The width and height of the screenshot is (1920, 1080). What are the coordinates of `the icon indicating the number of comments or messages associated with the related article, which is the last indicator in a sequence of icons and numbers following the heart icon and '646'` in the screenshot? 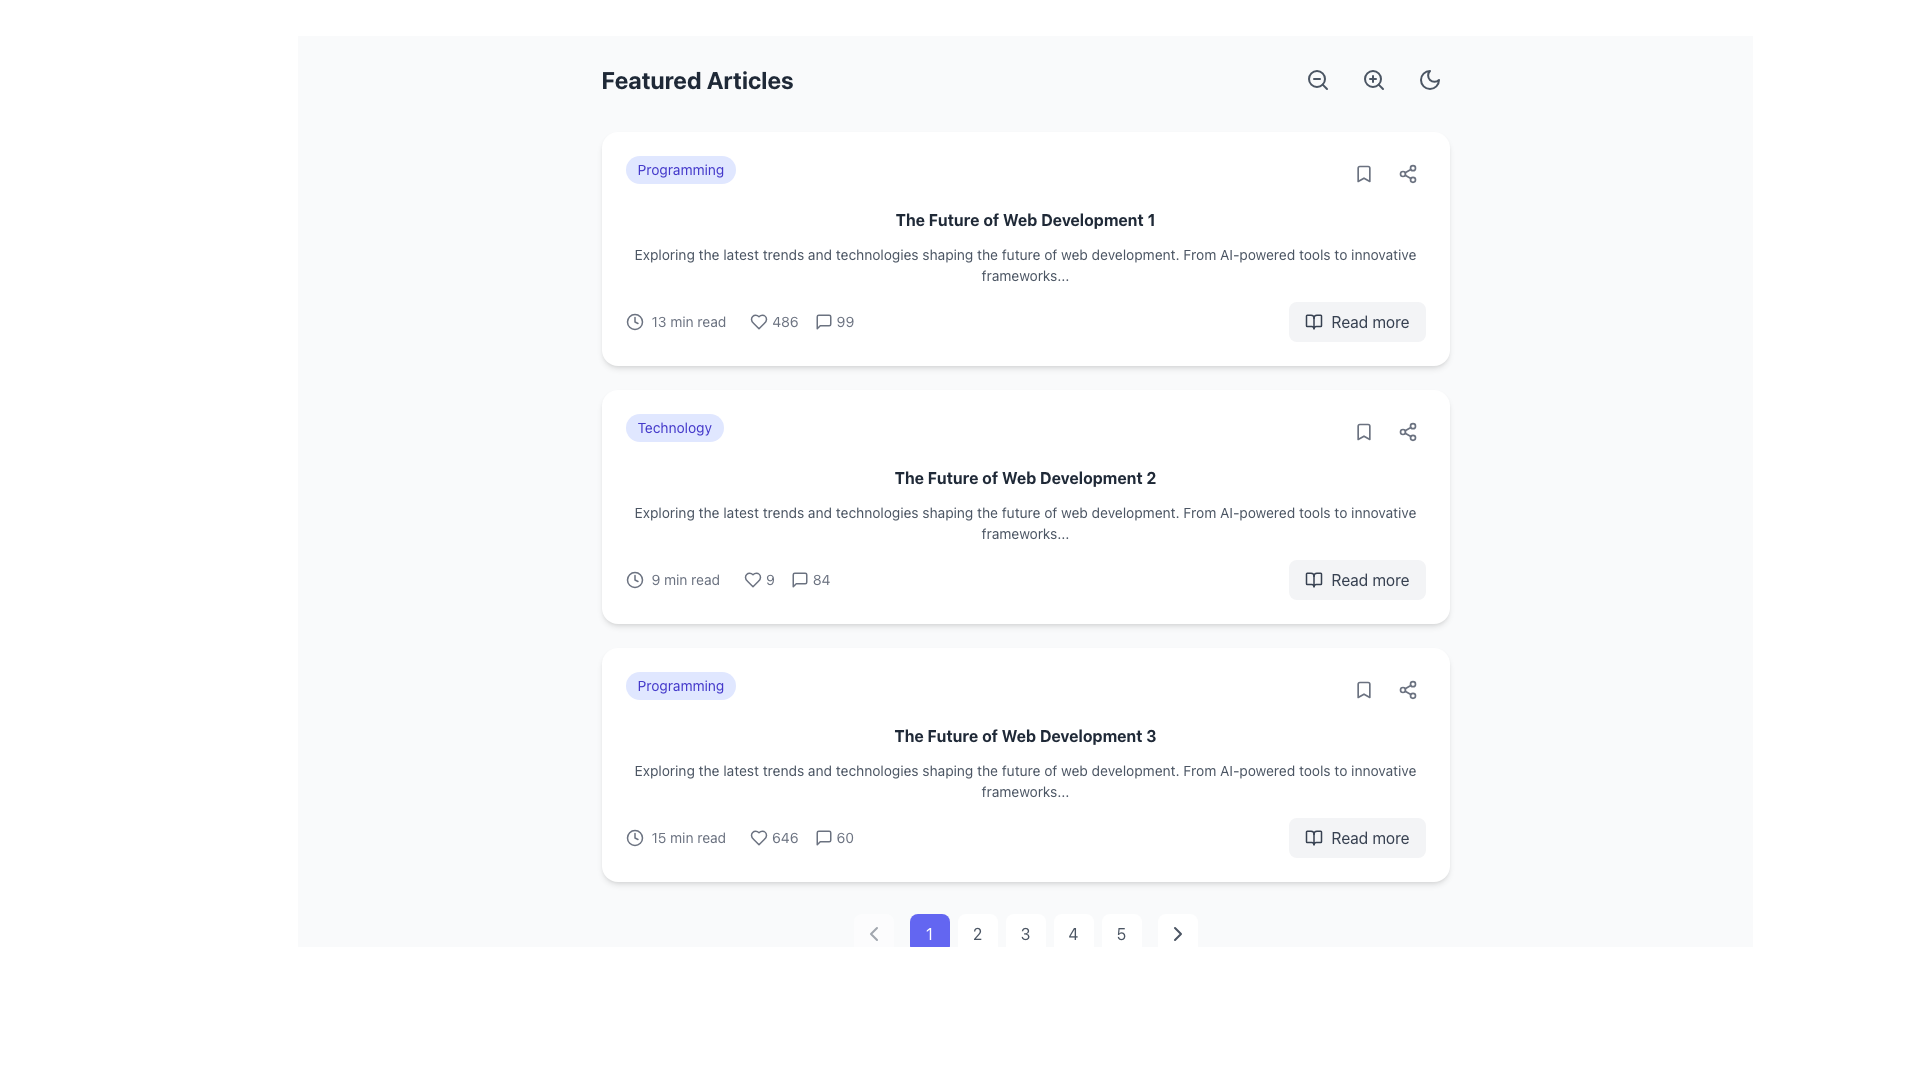 It's located at (834, 837).